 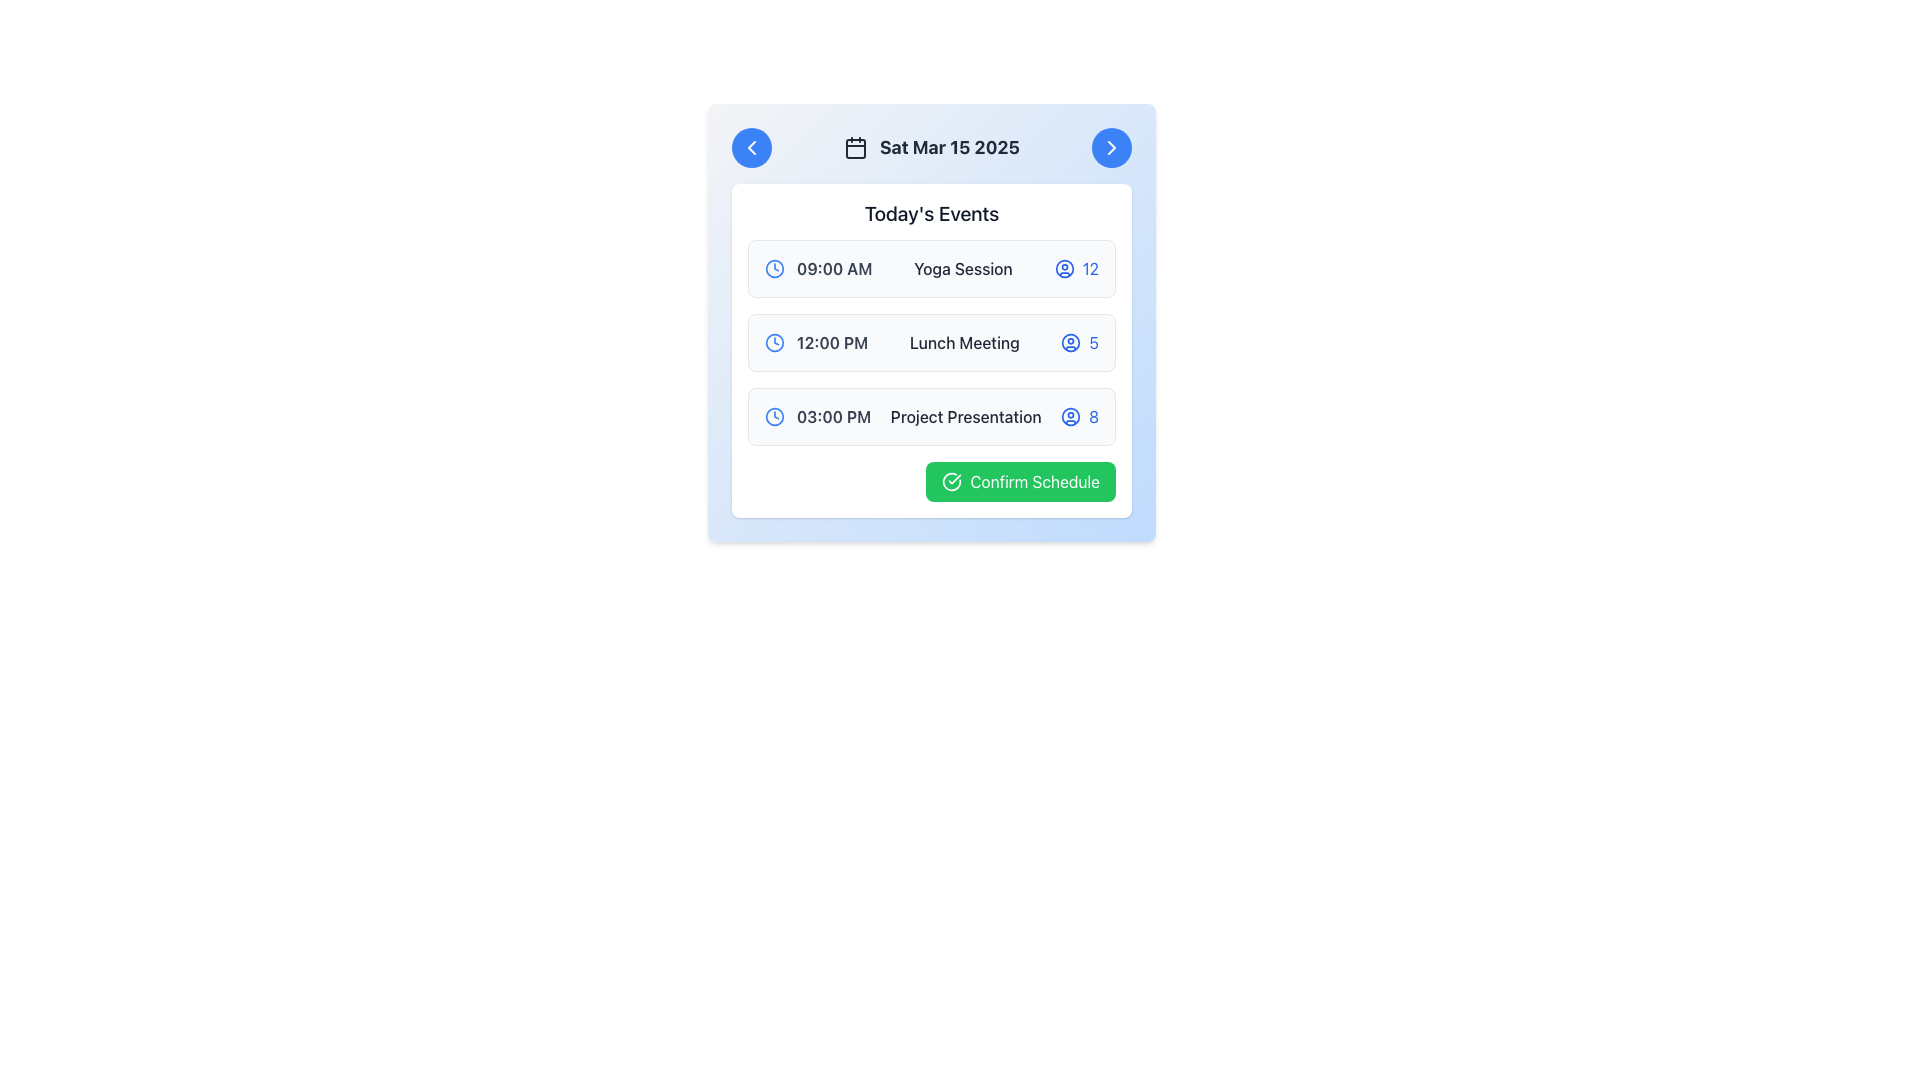 What do you see at coordinates (818, 268) in the screenshot?
I see `Time display element which shows '09:00 AM' represented by a blue circular clock icon and bold dark-gray text, located in the upper section of the event list` at bounding box center [818, 268].